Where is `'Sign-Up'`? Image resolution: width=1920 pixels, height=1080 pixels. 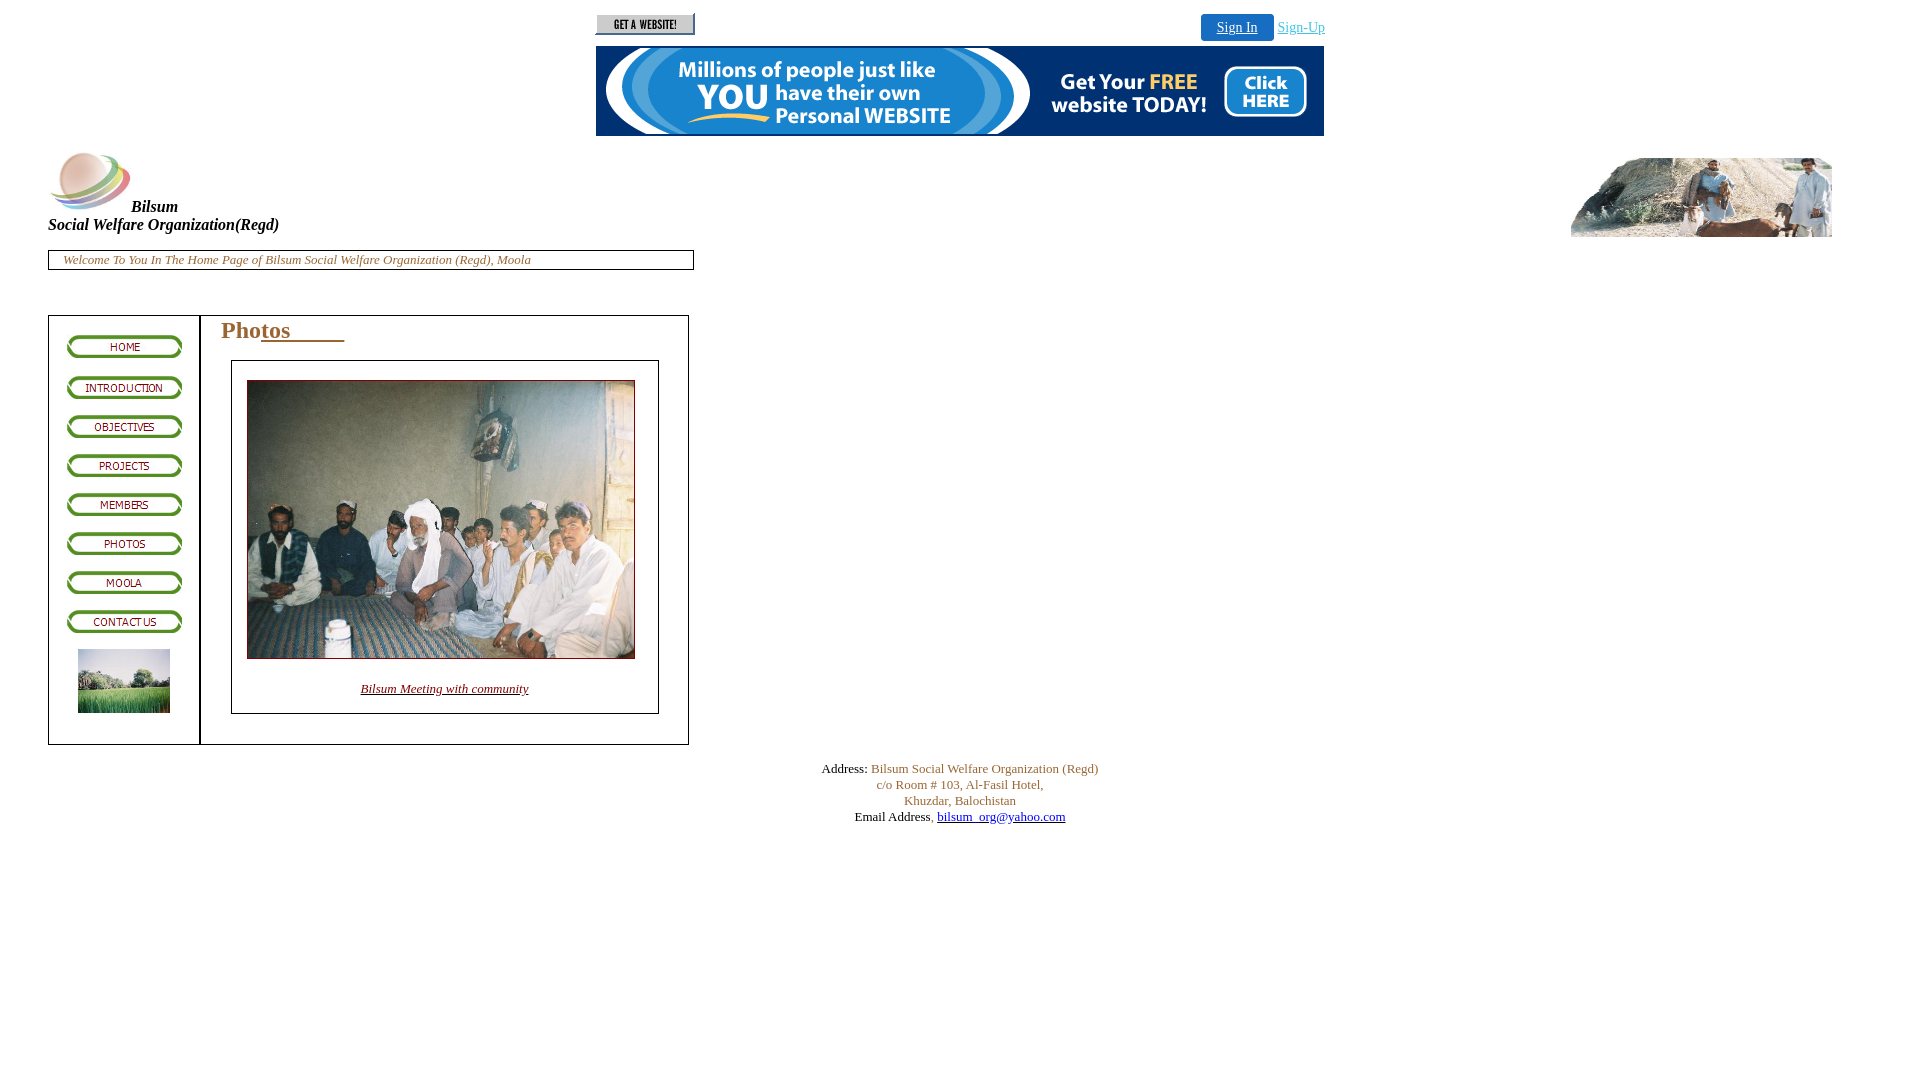 'Sign-Up' is located at coordinates (1276, 27).